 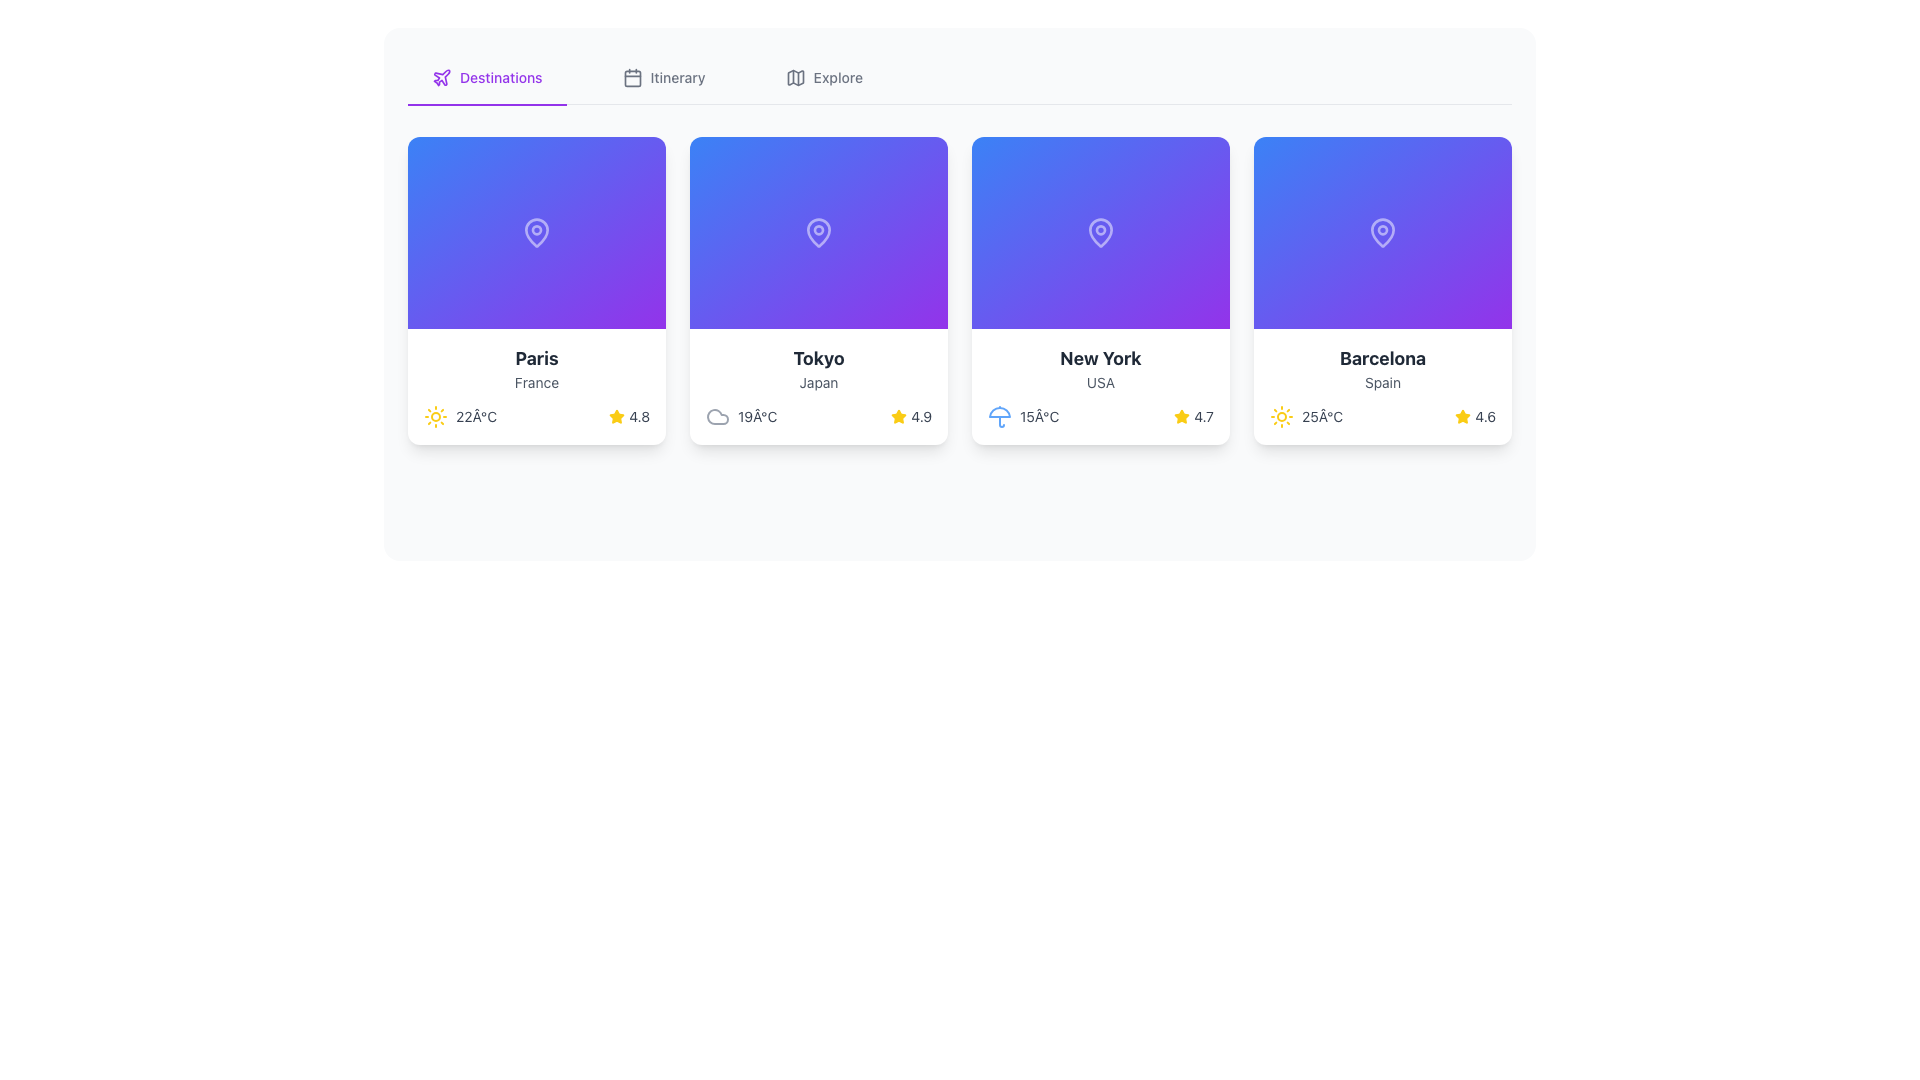 I want to click on the 'Itinerary' button, which features a calendar icon and gray text that darkens on hover, located in the second position of the horizontal navigation bar, so click(x=664, y=76).